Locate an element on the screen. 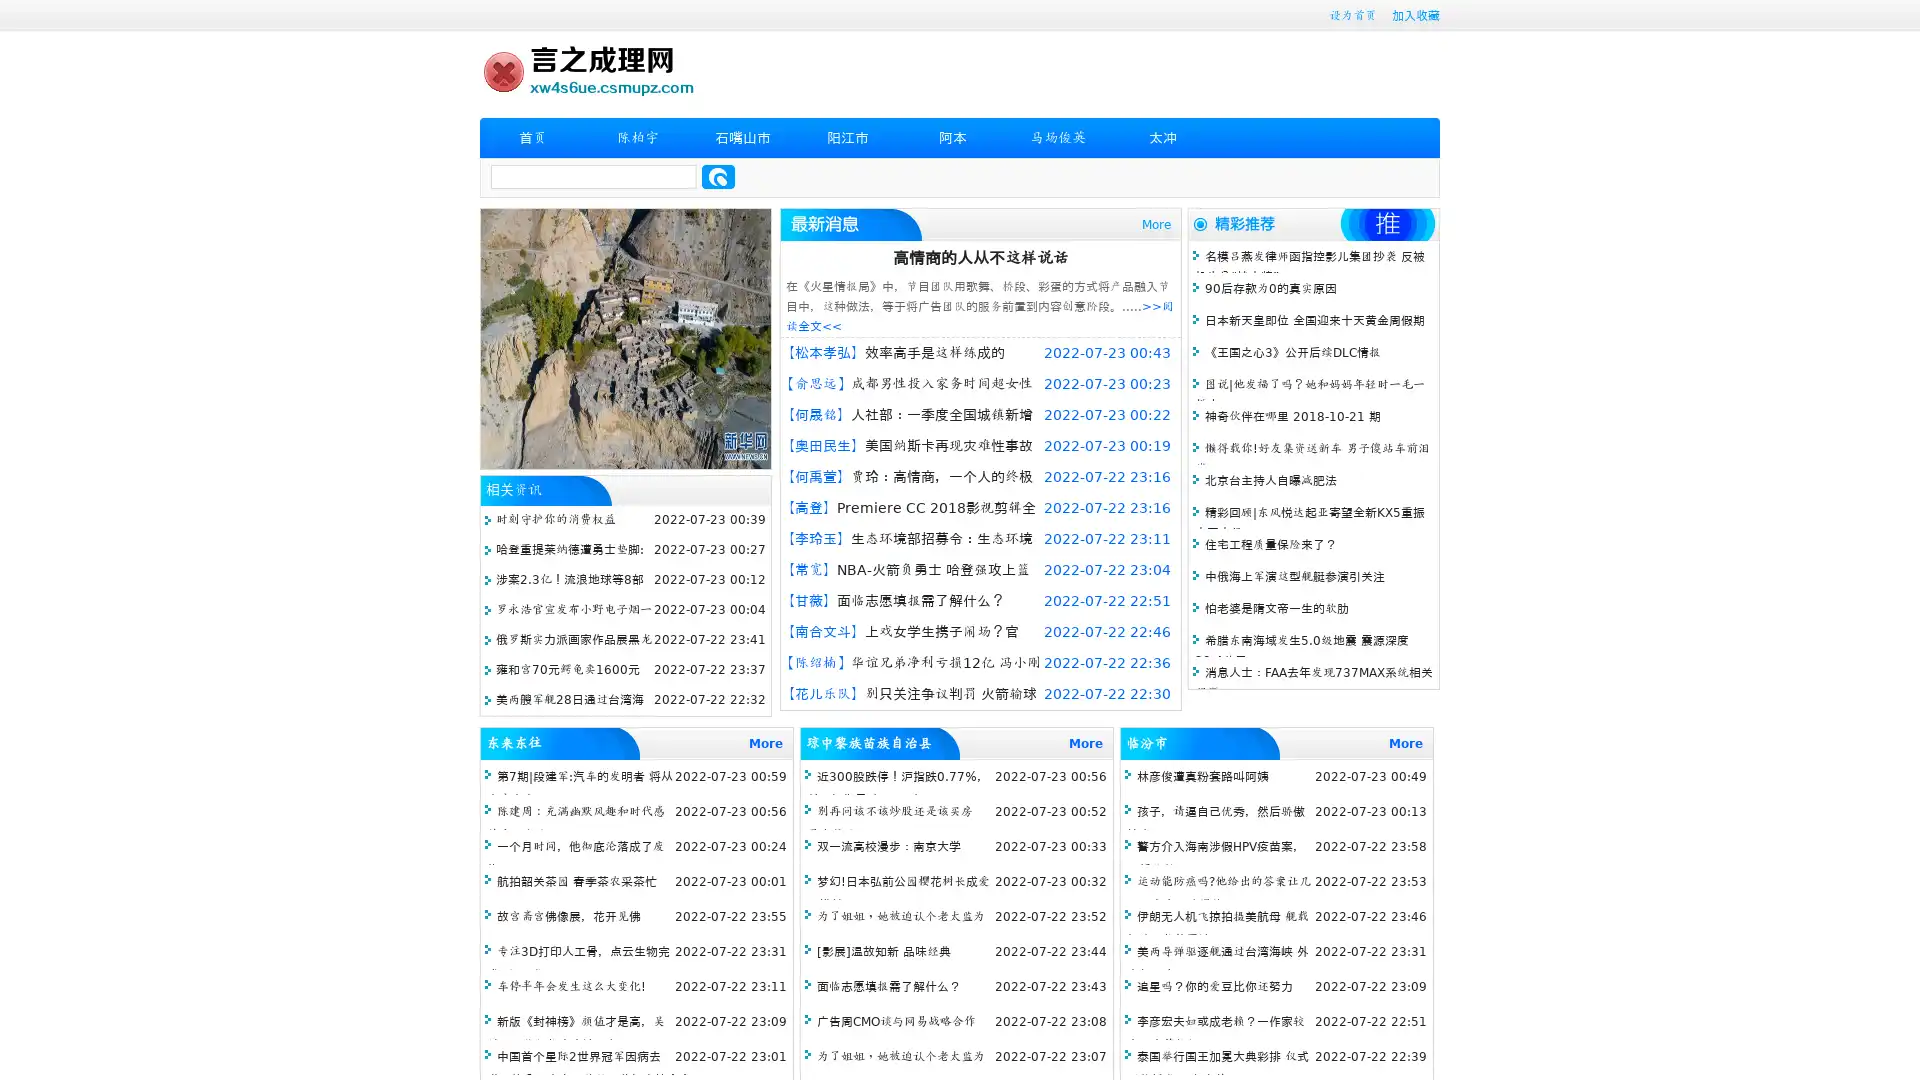 This screenshot has height=1080, width=1920. Search is located at coordinates (718, 176).